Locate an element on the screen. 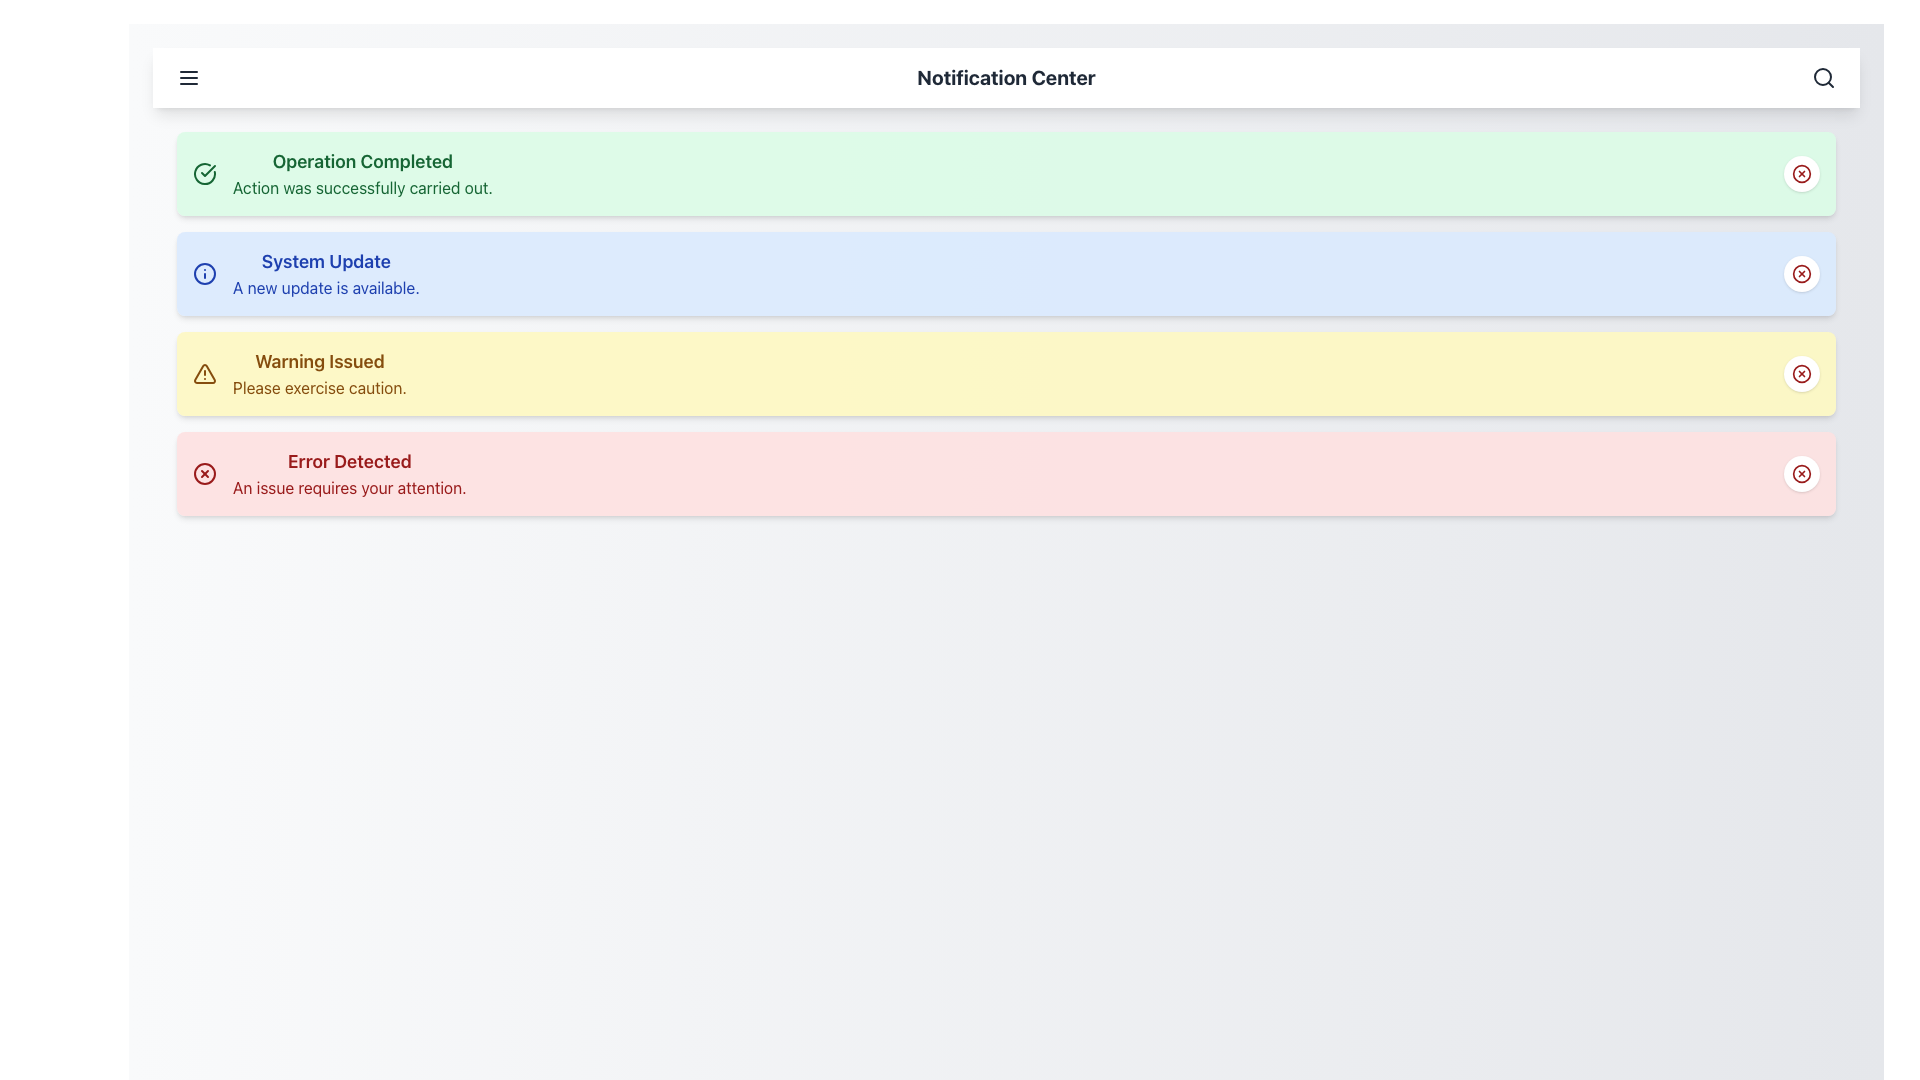 This screenshot has width=1920, height=1080. the circular icon with a red 'X' symbol located in the notification bar labeled 'Error Detected' is located at coordinates (1801, 474).